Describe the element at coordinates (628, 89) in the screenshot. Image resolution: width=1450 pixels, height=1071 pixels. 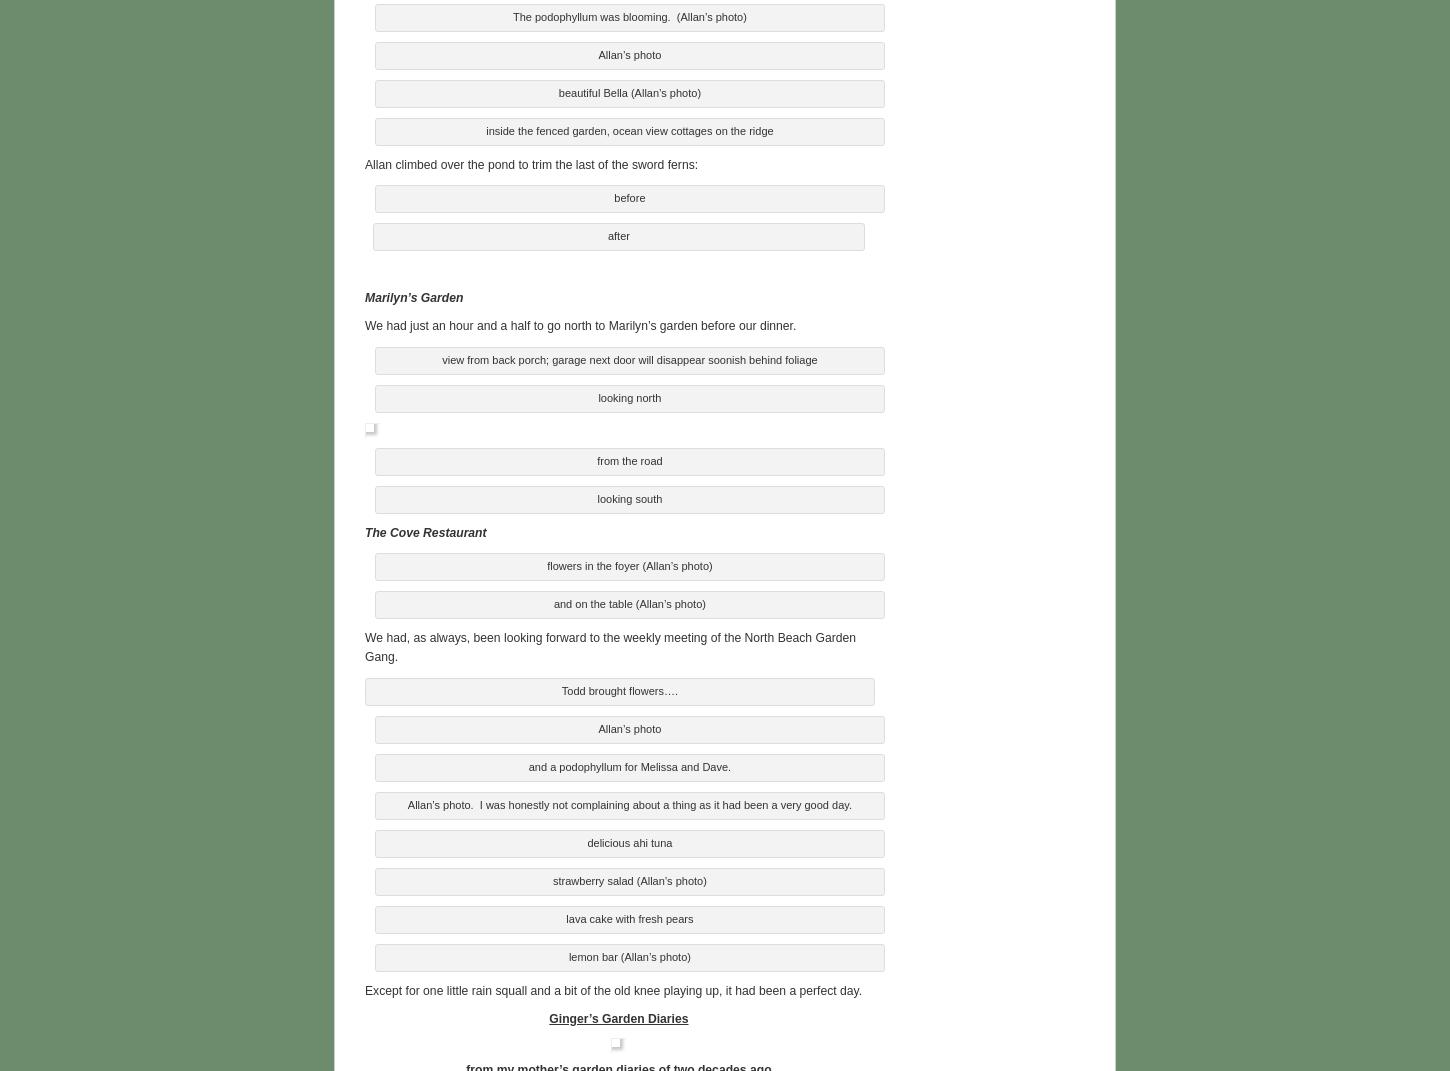
I see `'beautiful Bella (Allan’s photo)'` at that location.